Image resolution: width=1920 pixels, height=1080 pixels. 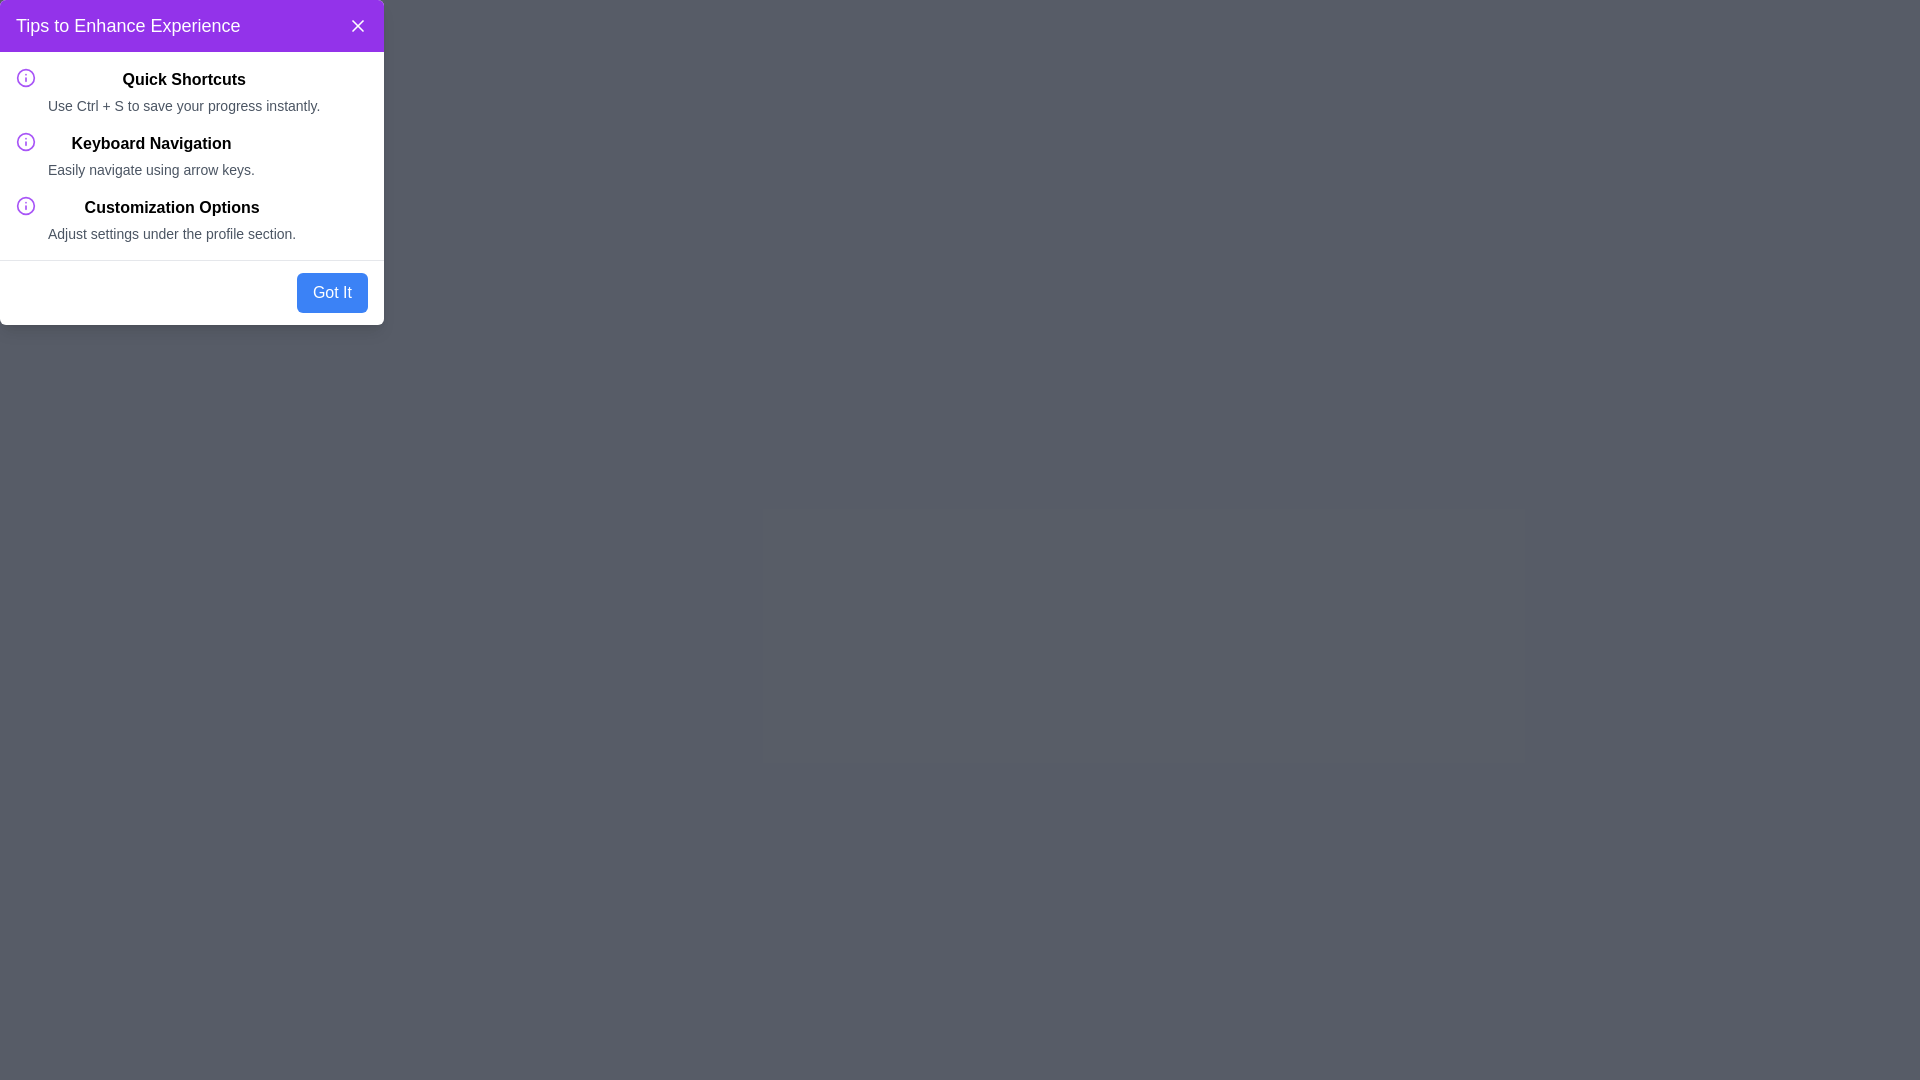 I want to click on the informational section that provides guidance on navigation using arrow keys, positioned between the 'Quick Shortcuts' and 'Customization Options' sections in the modal window, so click(x=192, y=154).